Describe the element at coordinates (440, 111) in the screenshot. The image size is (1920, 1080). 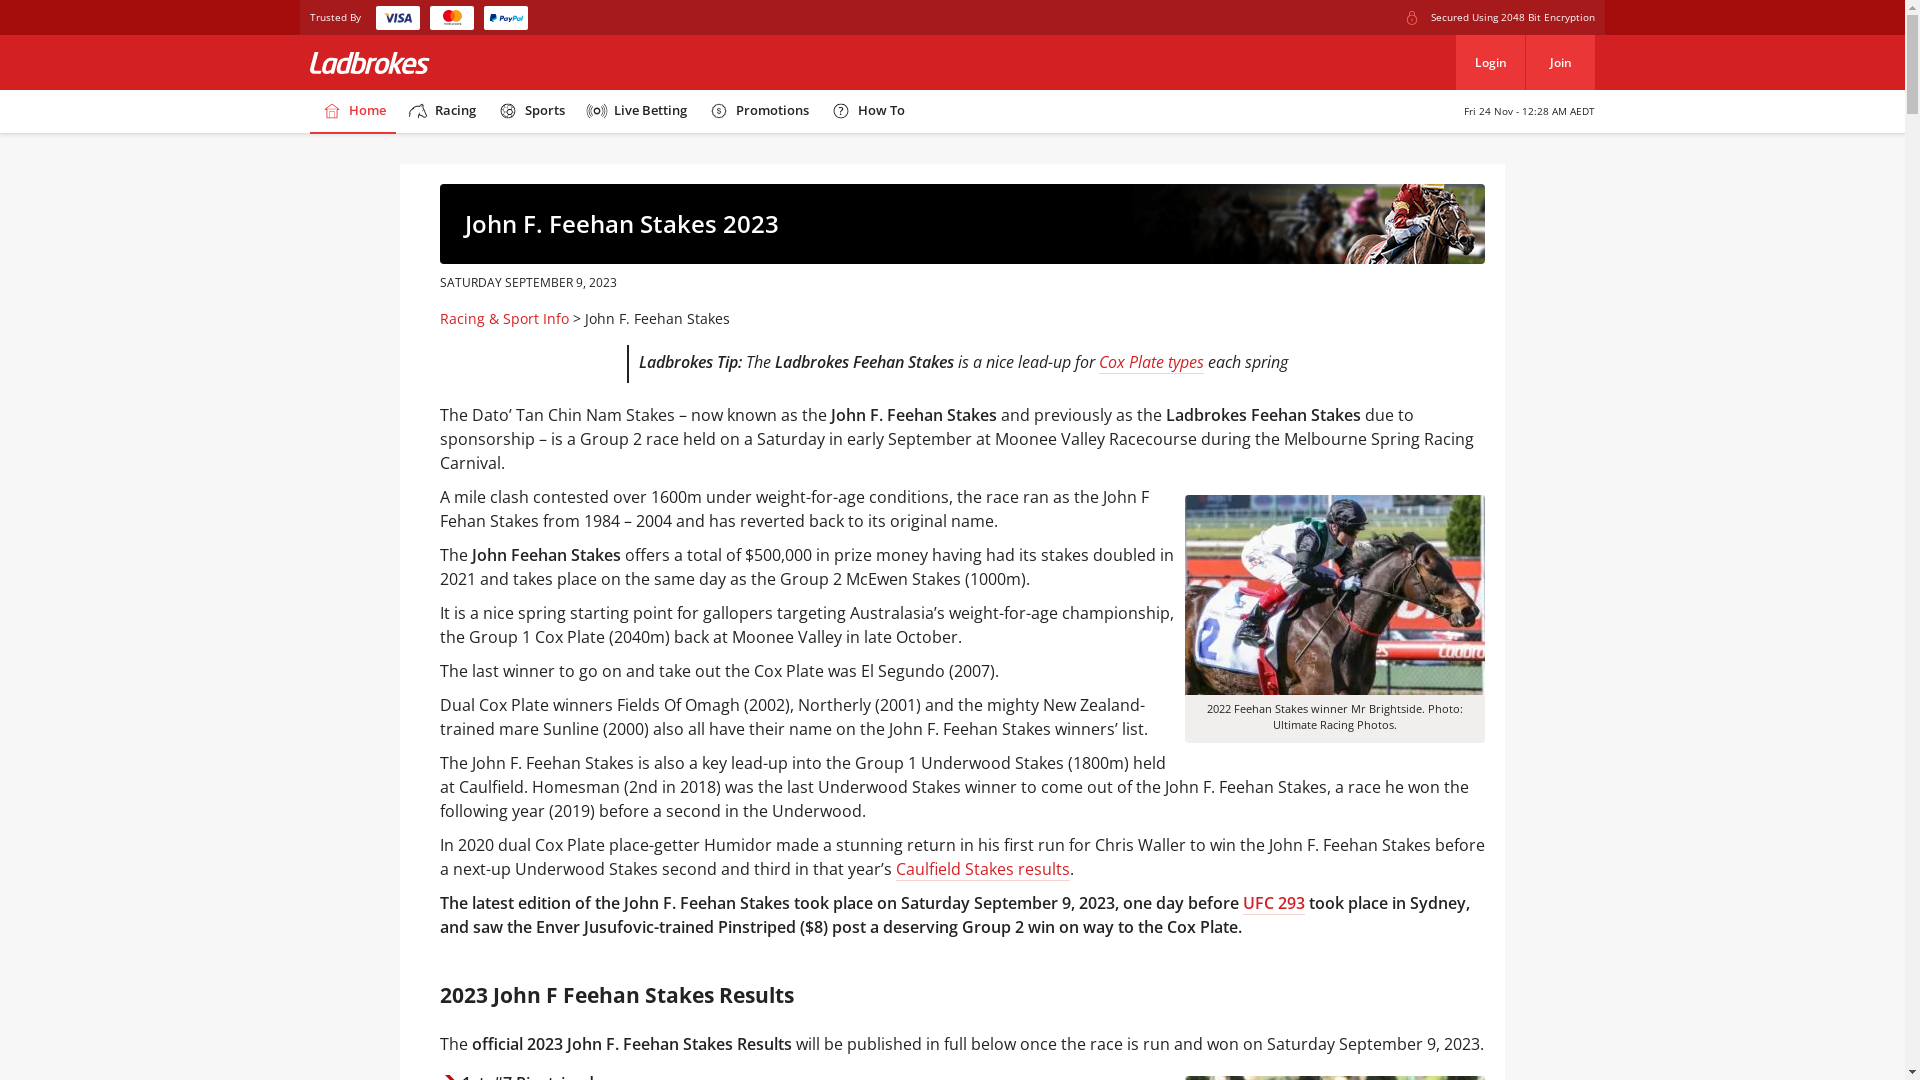
I see `'Racing'` at that location.